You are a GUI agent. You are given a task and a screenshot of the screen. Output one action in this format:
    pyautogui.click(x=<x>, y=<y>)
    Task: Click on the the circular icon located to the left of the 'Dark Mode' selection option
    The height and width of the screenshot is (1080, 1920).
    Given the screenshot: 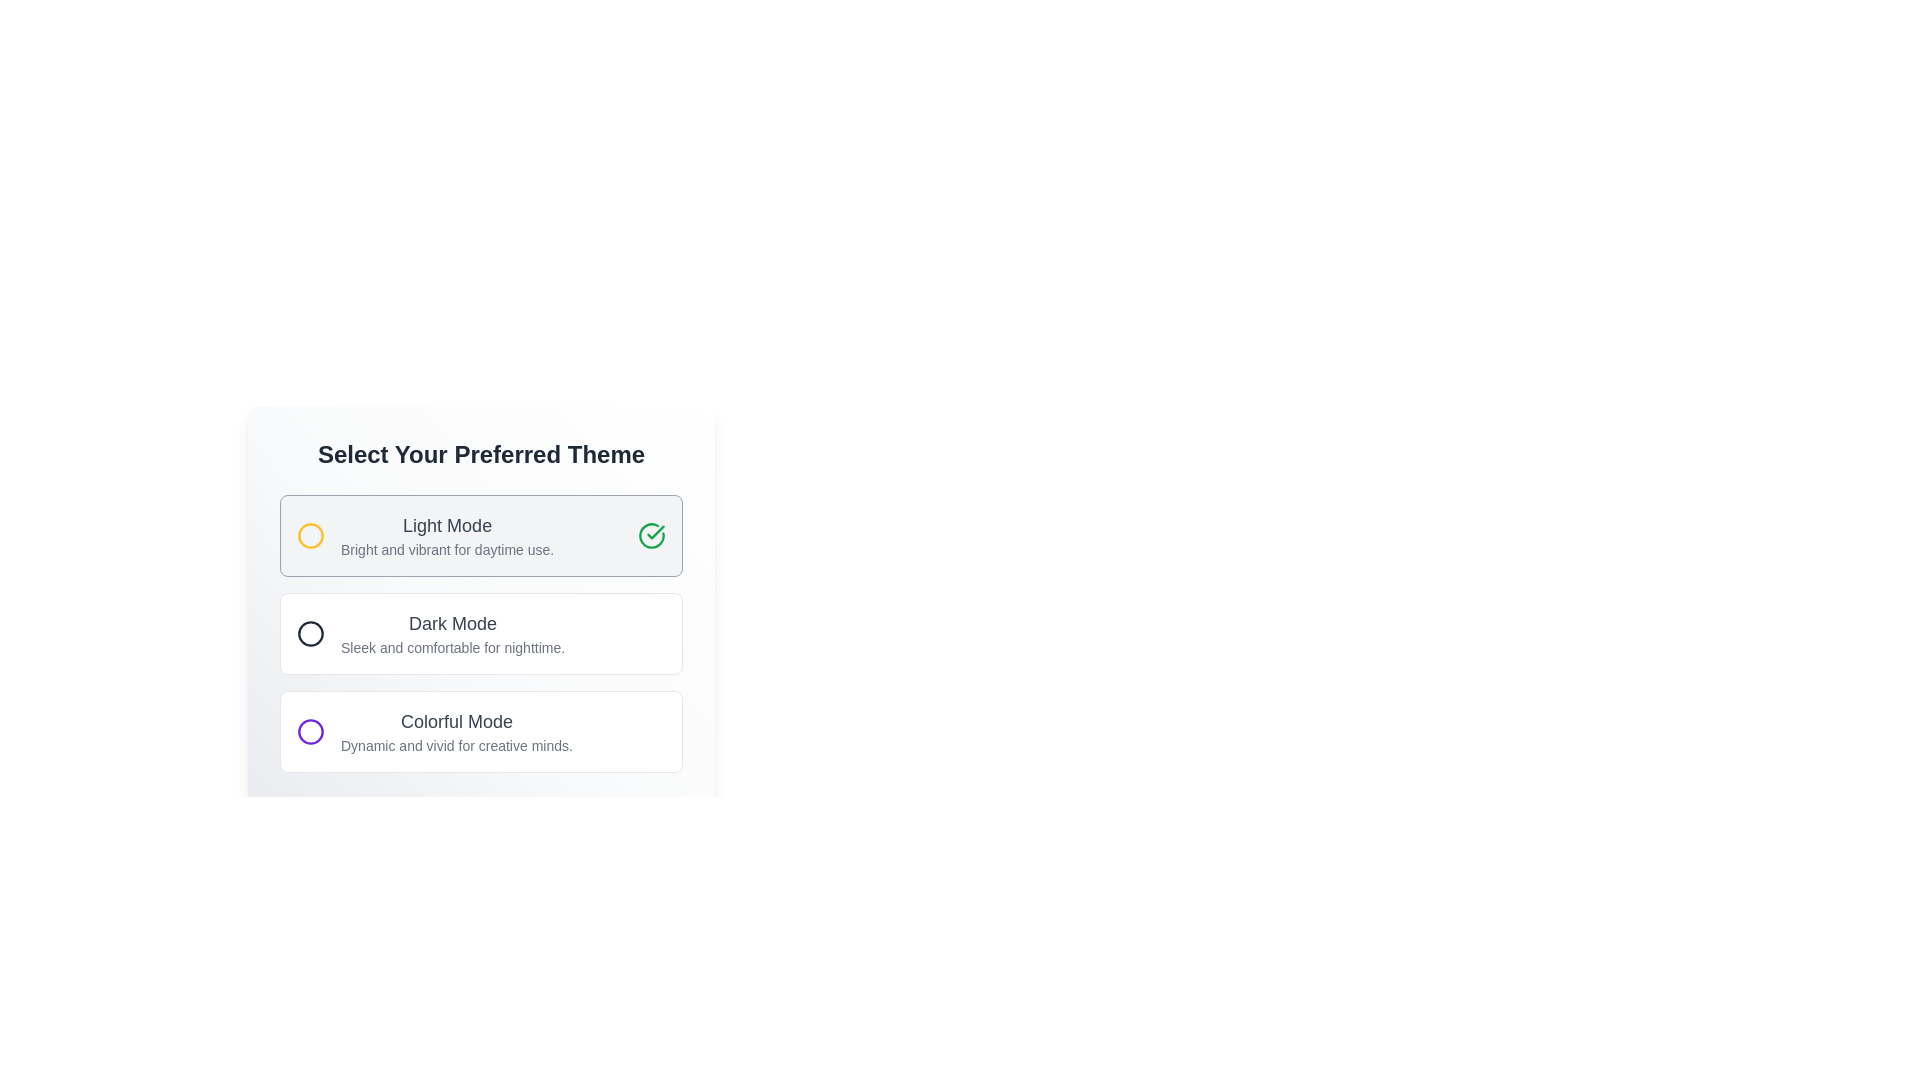 What is the action you would take?
    pyautogui.click(x=310, y=633)
    